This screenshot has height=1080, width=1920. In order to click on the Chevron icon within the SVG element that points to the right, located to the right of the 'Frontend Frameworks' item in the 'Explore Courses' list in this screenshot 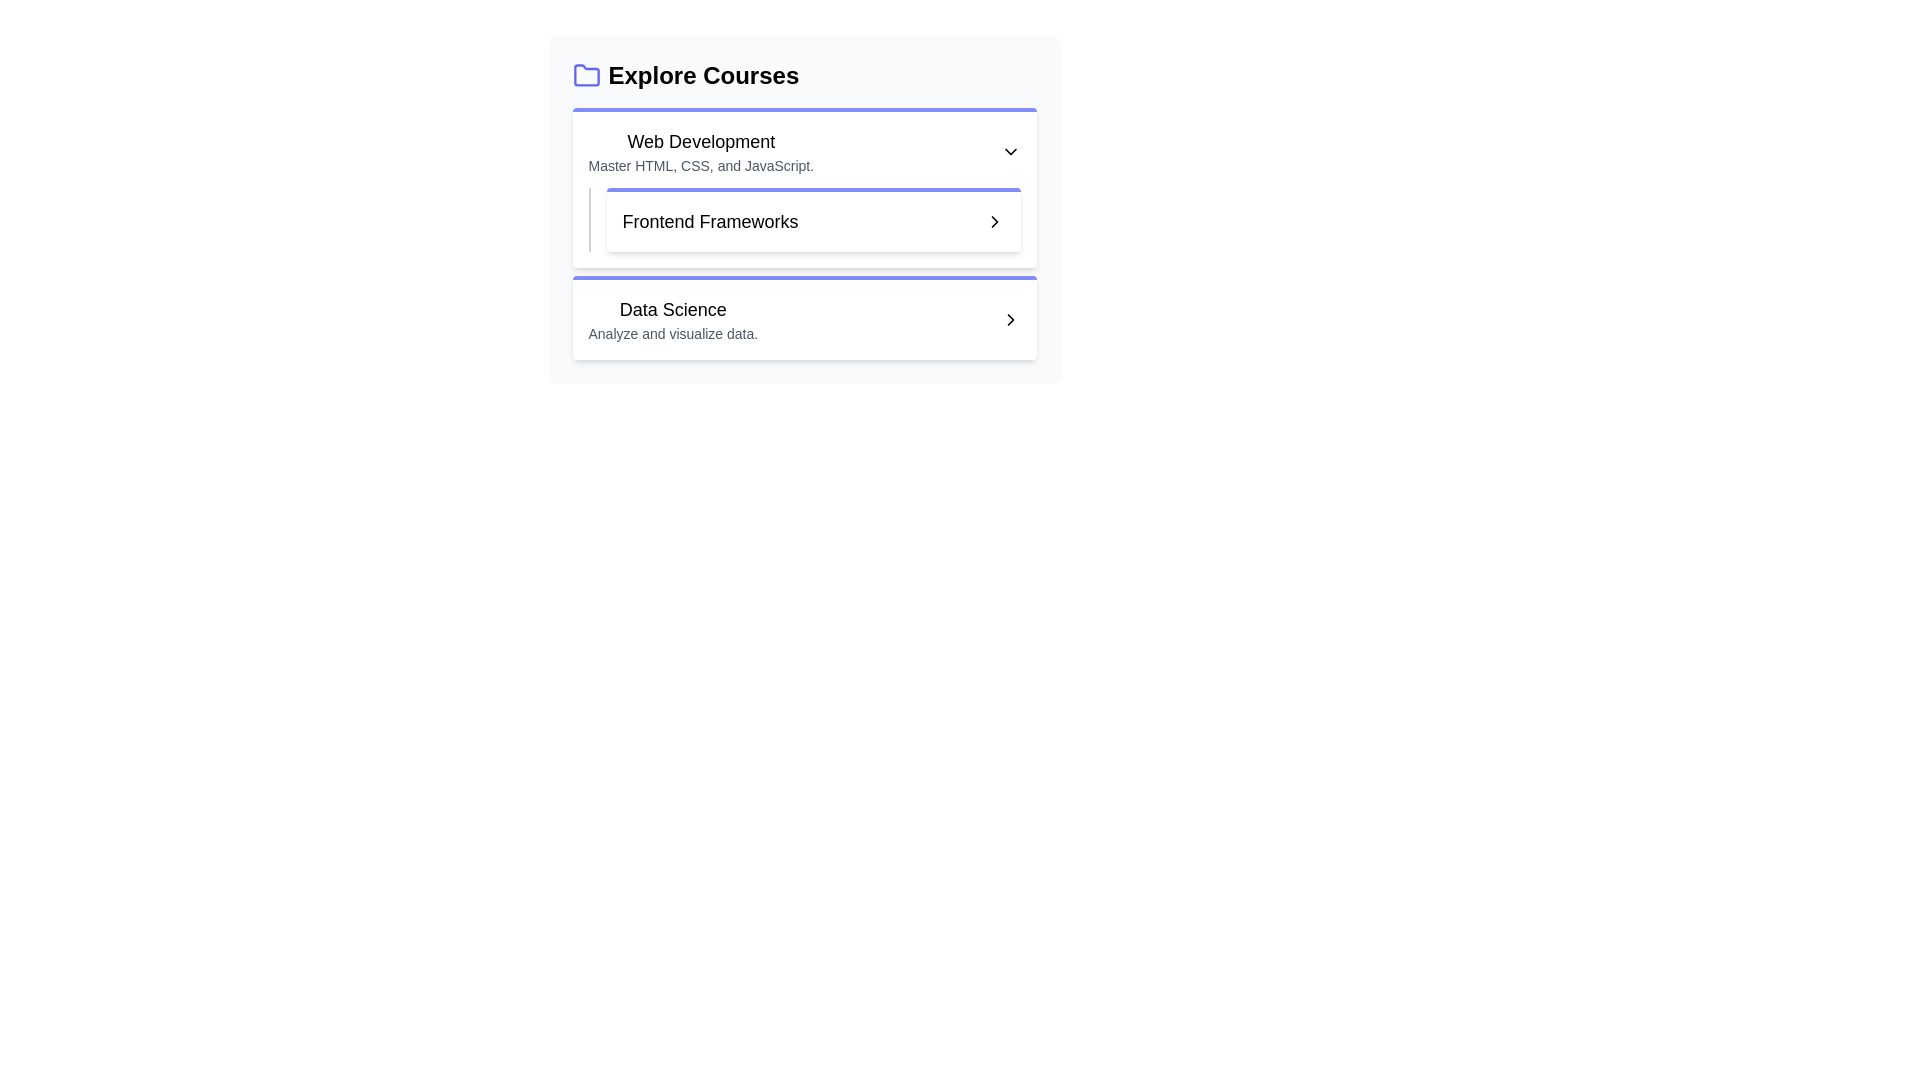, I will do `click(1010, 319)`.